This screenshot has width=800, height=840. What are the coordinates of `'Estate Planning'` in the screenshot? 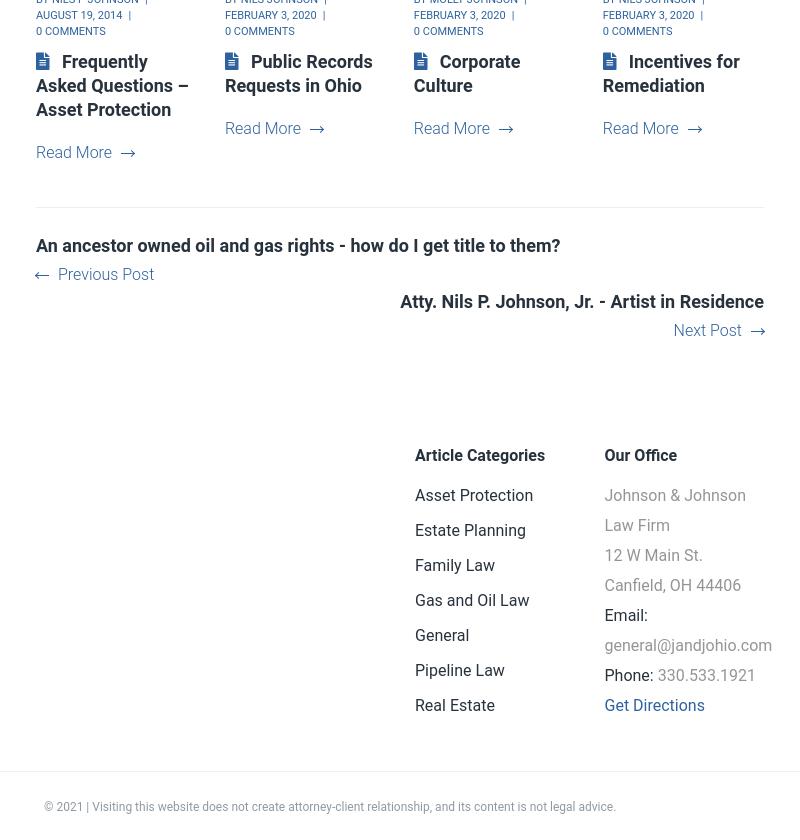 It's located at (470, 530).